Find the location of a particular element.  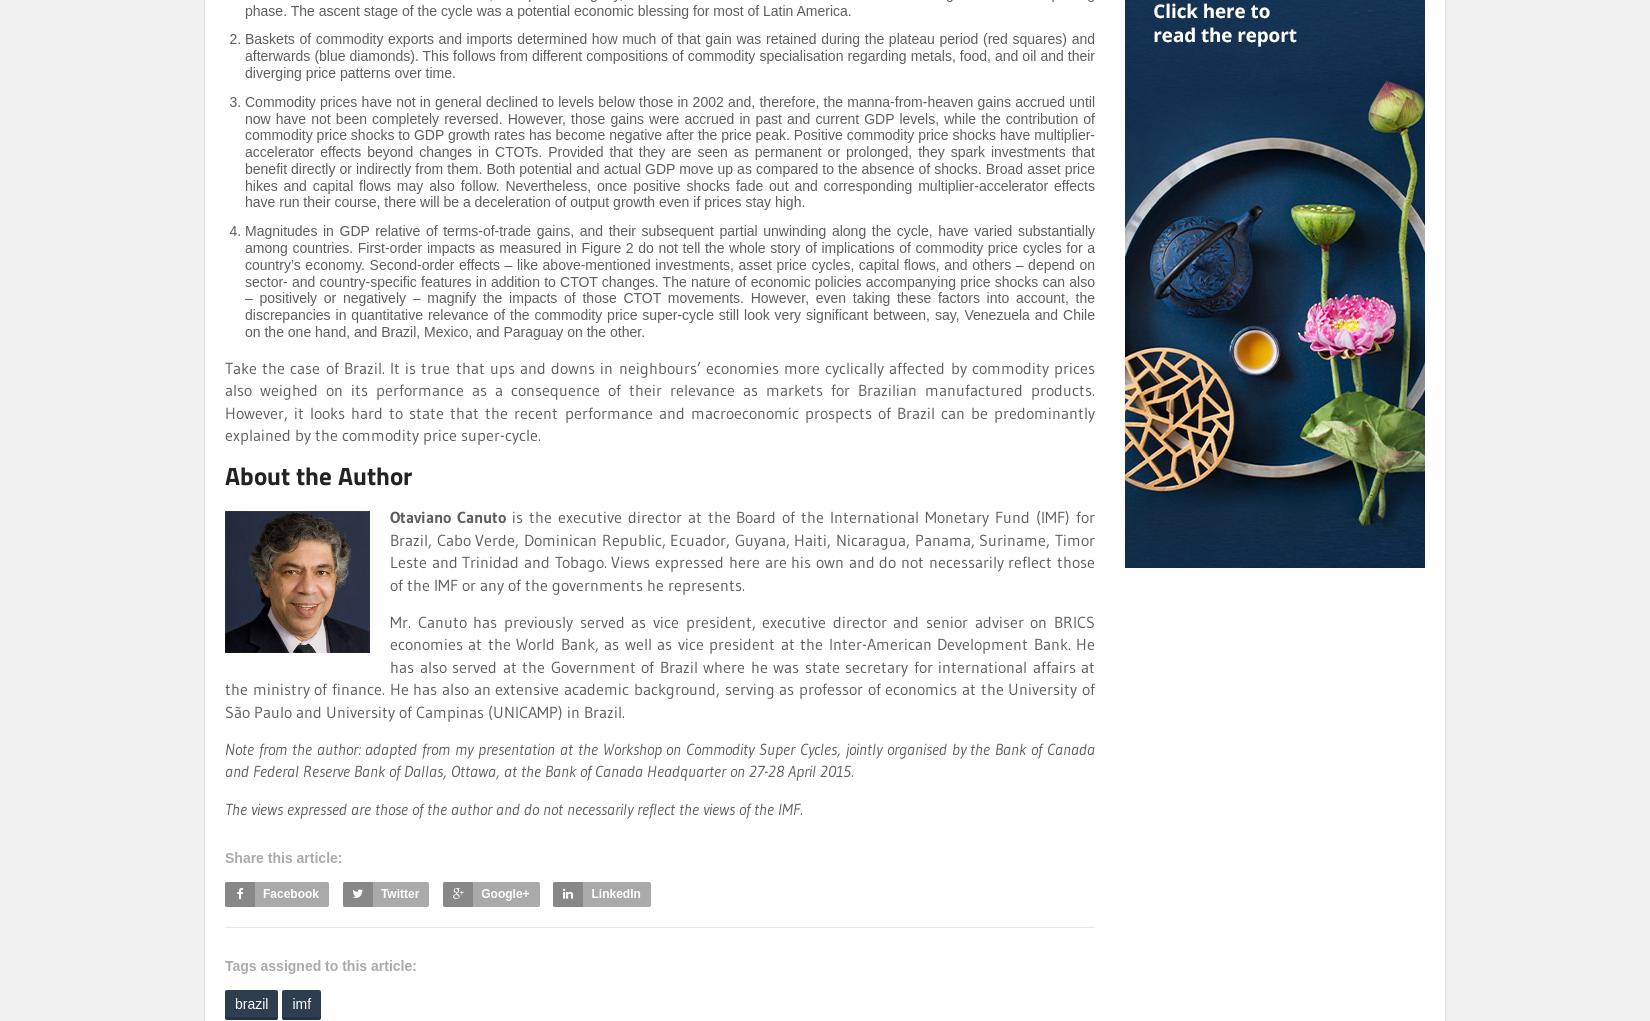

'Mr. Canuto has previously served as vice president, executive director and senior adviser on BRICS economies at the World Bank, as well as vice president at the Inter-American Development Bank. He has also served at the Government of Brazil where he was state secretary for international affairs at the ministry of finance. He has also an extensive academic background, serving as professor of economics at the University of São Paulo and University of Campinas (UNICAMP) in Brazil.' is located at coordinates (225, 664).